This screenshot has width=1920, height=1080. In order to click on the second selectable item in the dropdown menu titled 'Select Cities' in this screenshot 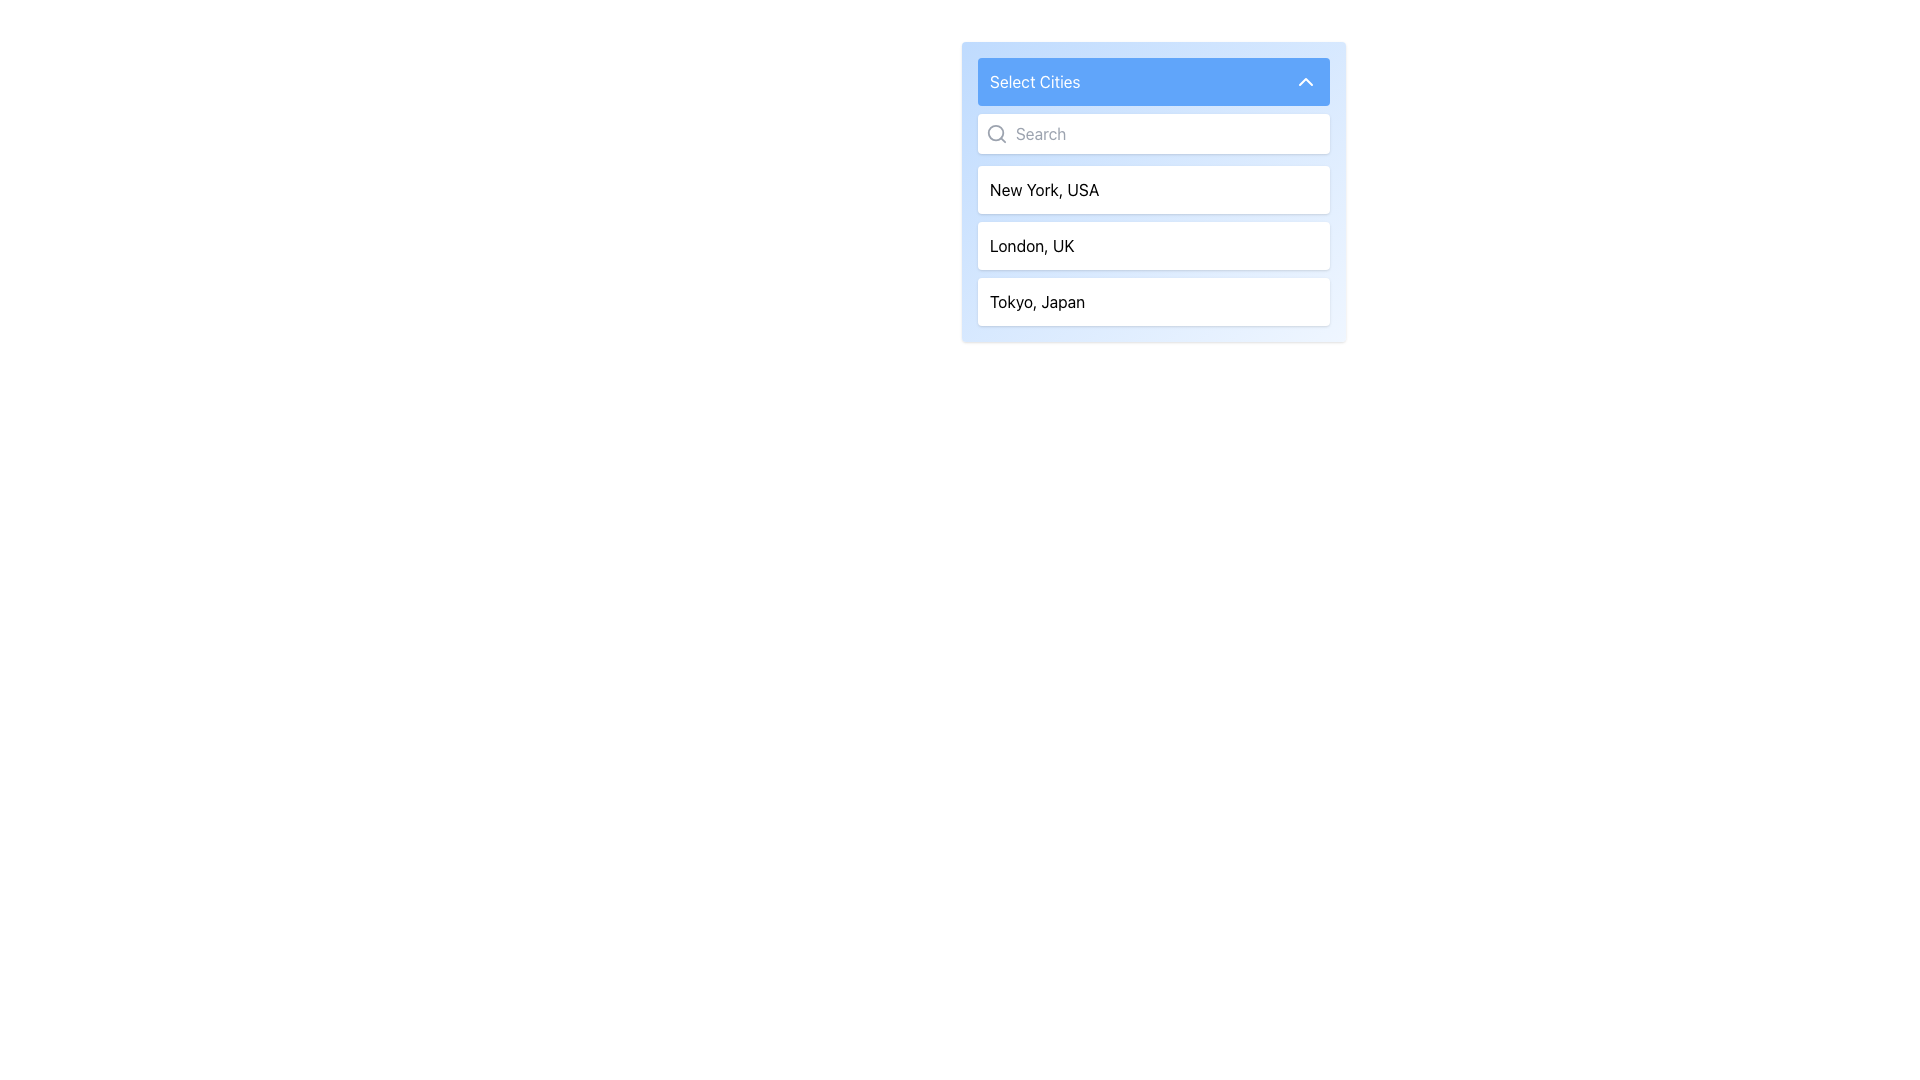, I will do `click(1153, 245)`.